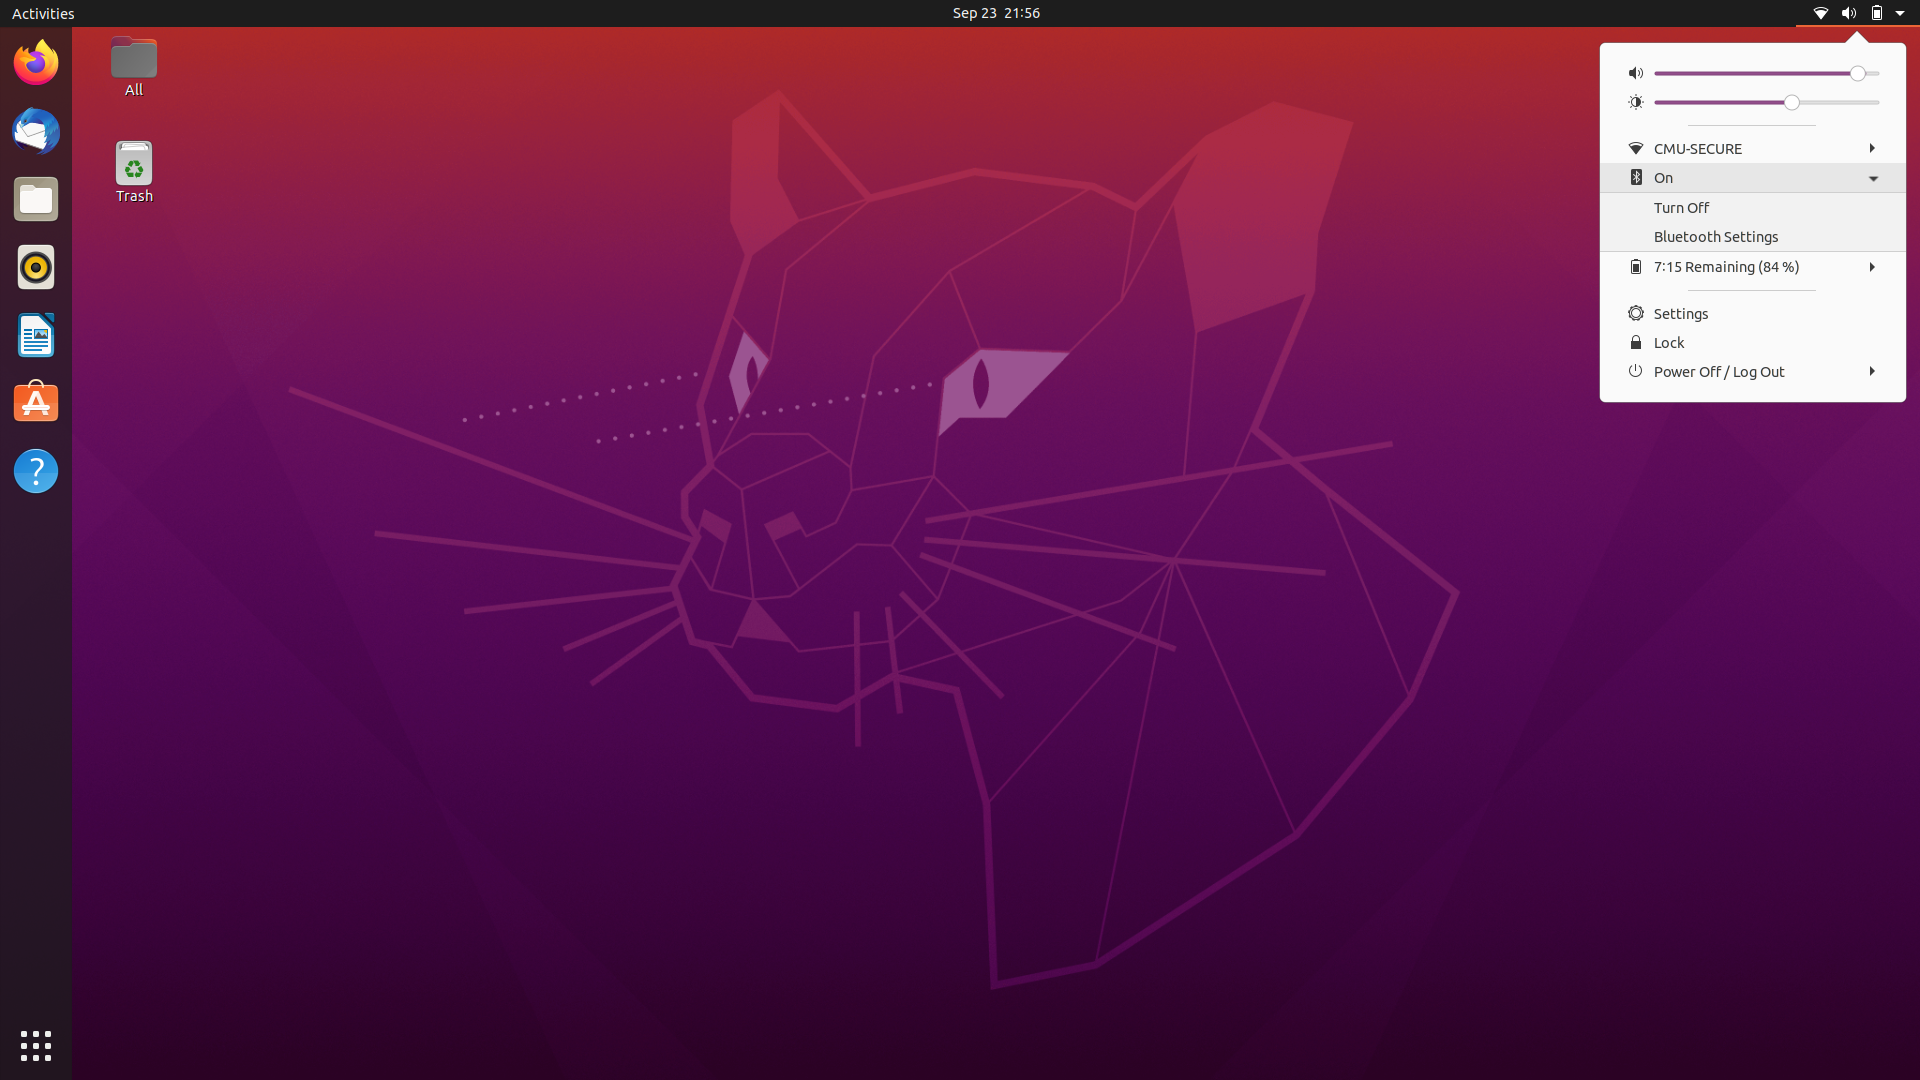 Image resolution: width=1920 pixels, height=1080 pixels. Describe the element at coordinates (1750, 265) in the screenshot. I see `Battery Preferences` at that location.